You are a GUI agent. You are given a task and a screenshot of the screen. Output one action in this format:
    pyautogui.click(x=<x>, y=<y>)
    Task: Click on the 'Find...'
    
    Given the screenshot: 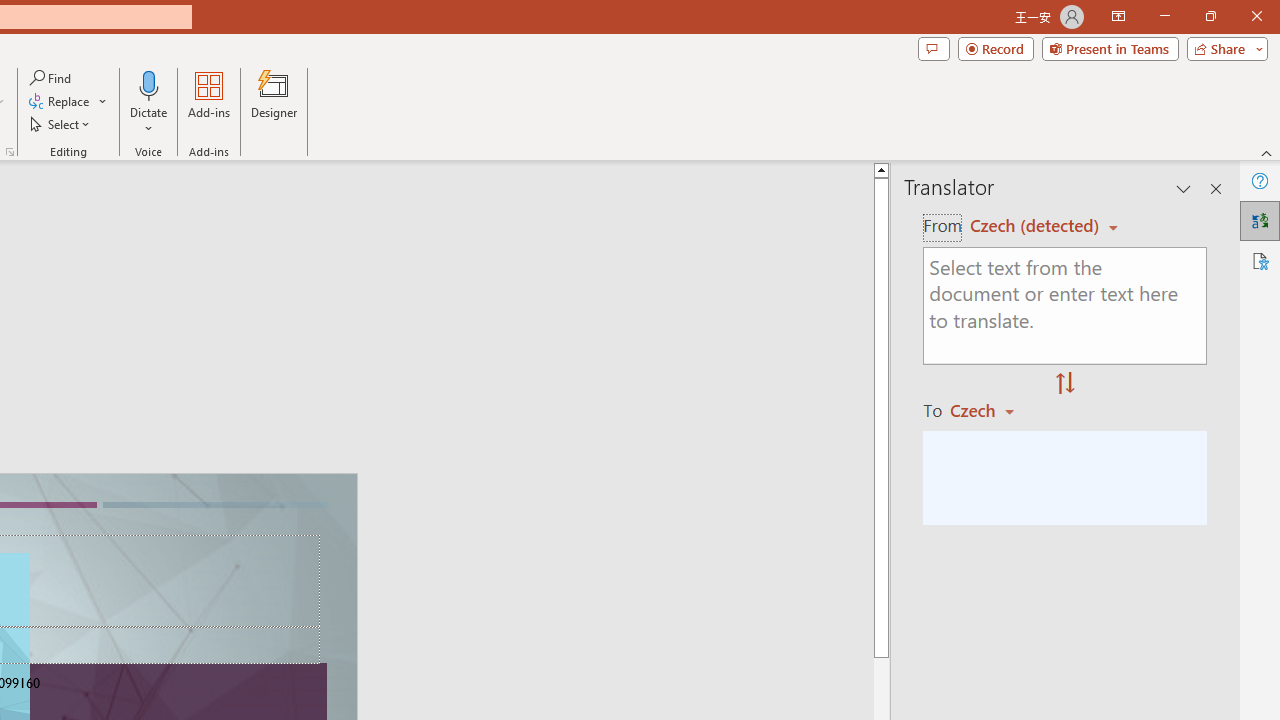 What is the action you would take?
    pyautogui.click(x=51, y=77)
    